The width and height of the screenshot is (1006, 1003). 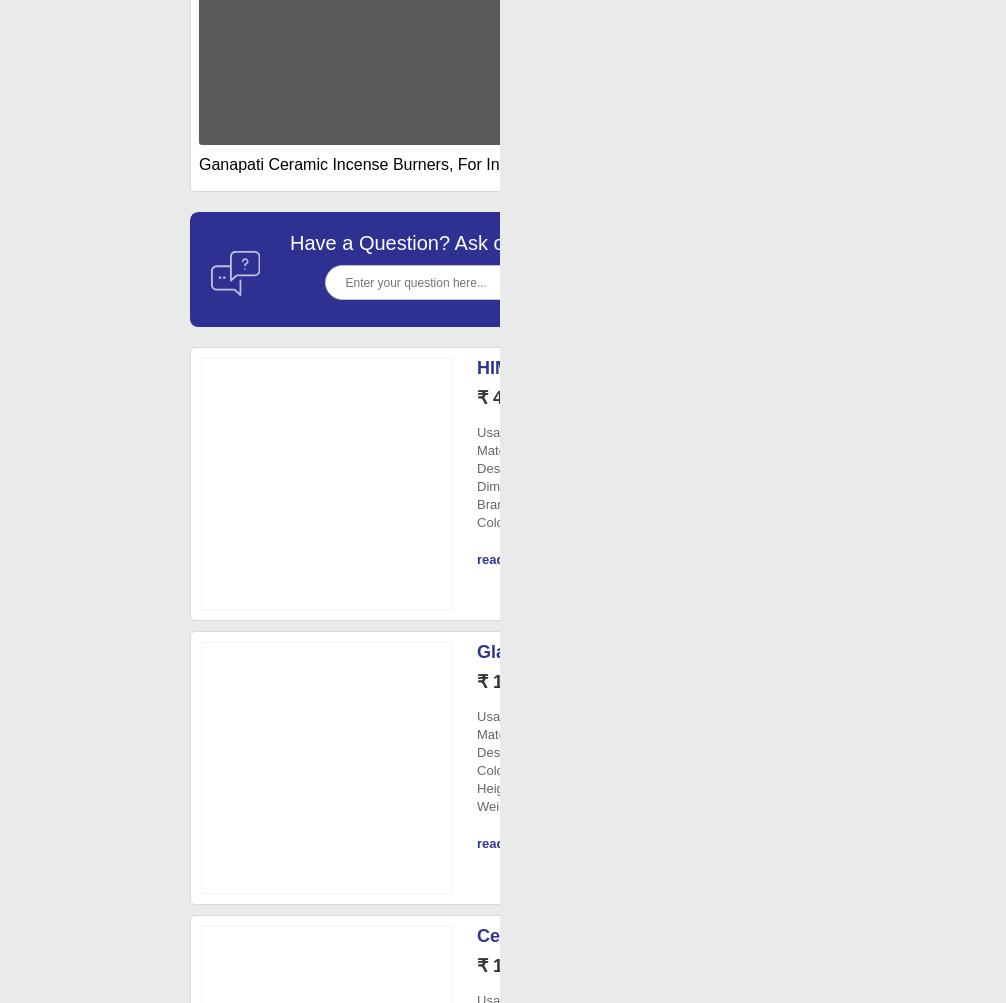 I want to click on 'Height', so click(x=494, y=787).